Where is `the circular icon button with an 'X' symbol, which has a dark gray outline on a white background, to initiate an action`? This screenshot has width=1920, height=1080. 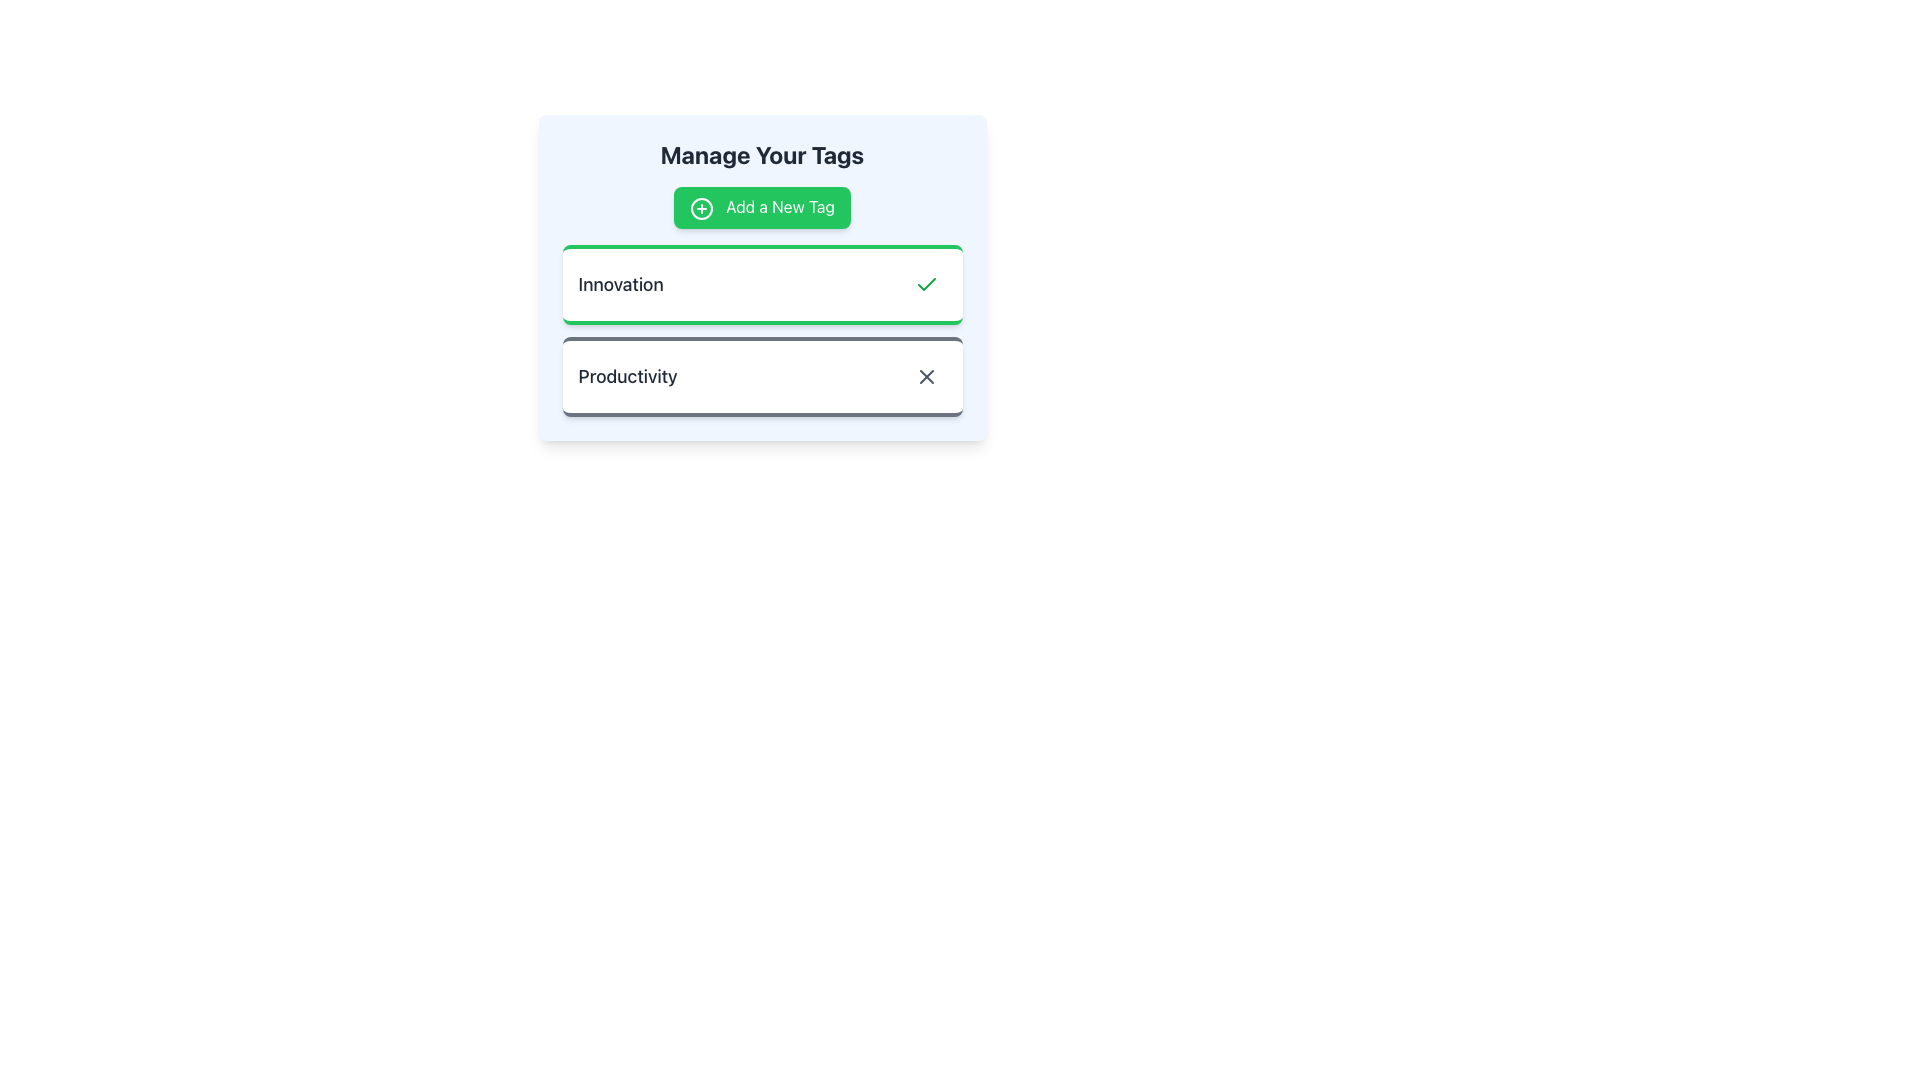
the circular icon button with an 'X' symbol, which has a dark gray outline on a white background, to initiate an action is located at coordinates (925, 376).